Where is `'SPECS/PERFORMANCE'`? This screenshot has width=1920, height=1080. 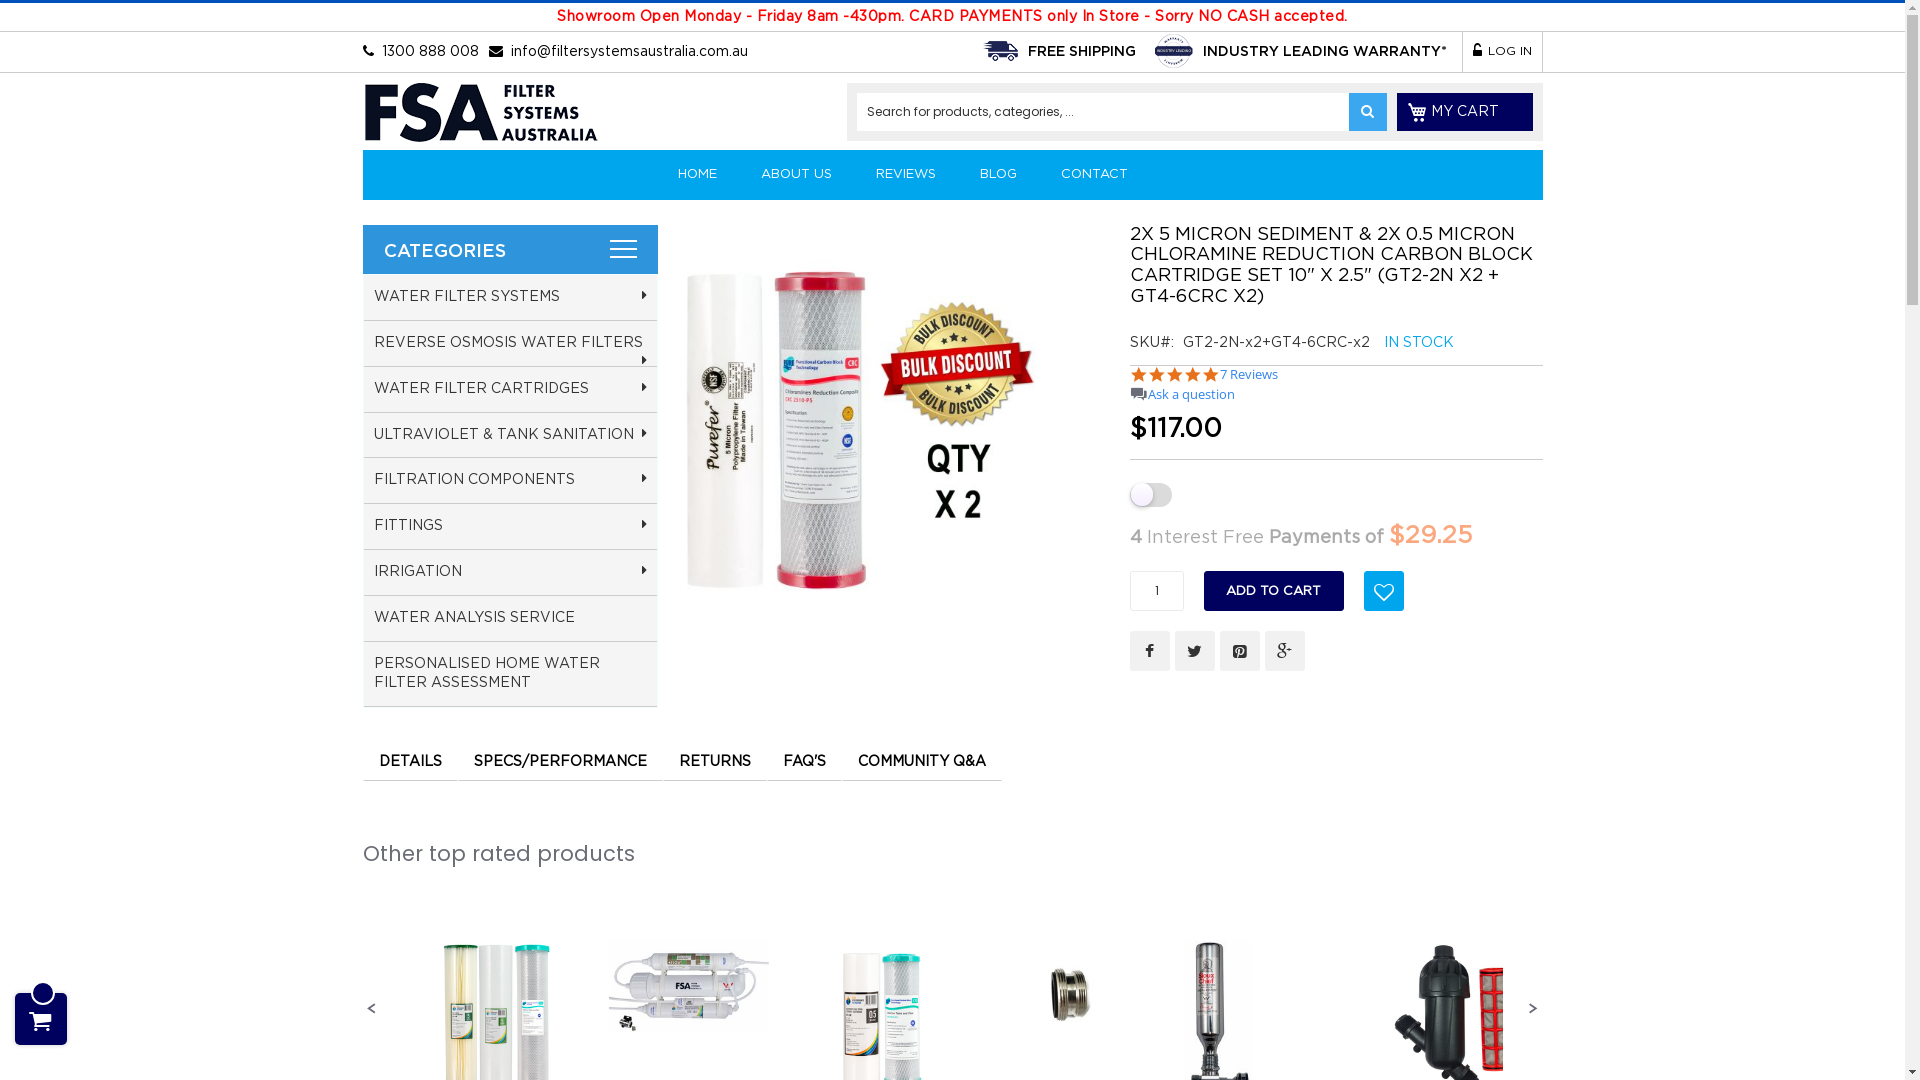
'SPECS/PERFORMANCE' is located at coordinates (560, 760).